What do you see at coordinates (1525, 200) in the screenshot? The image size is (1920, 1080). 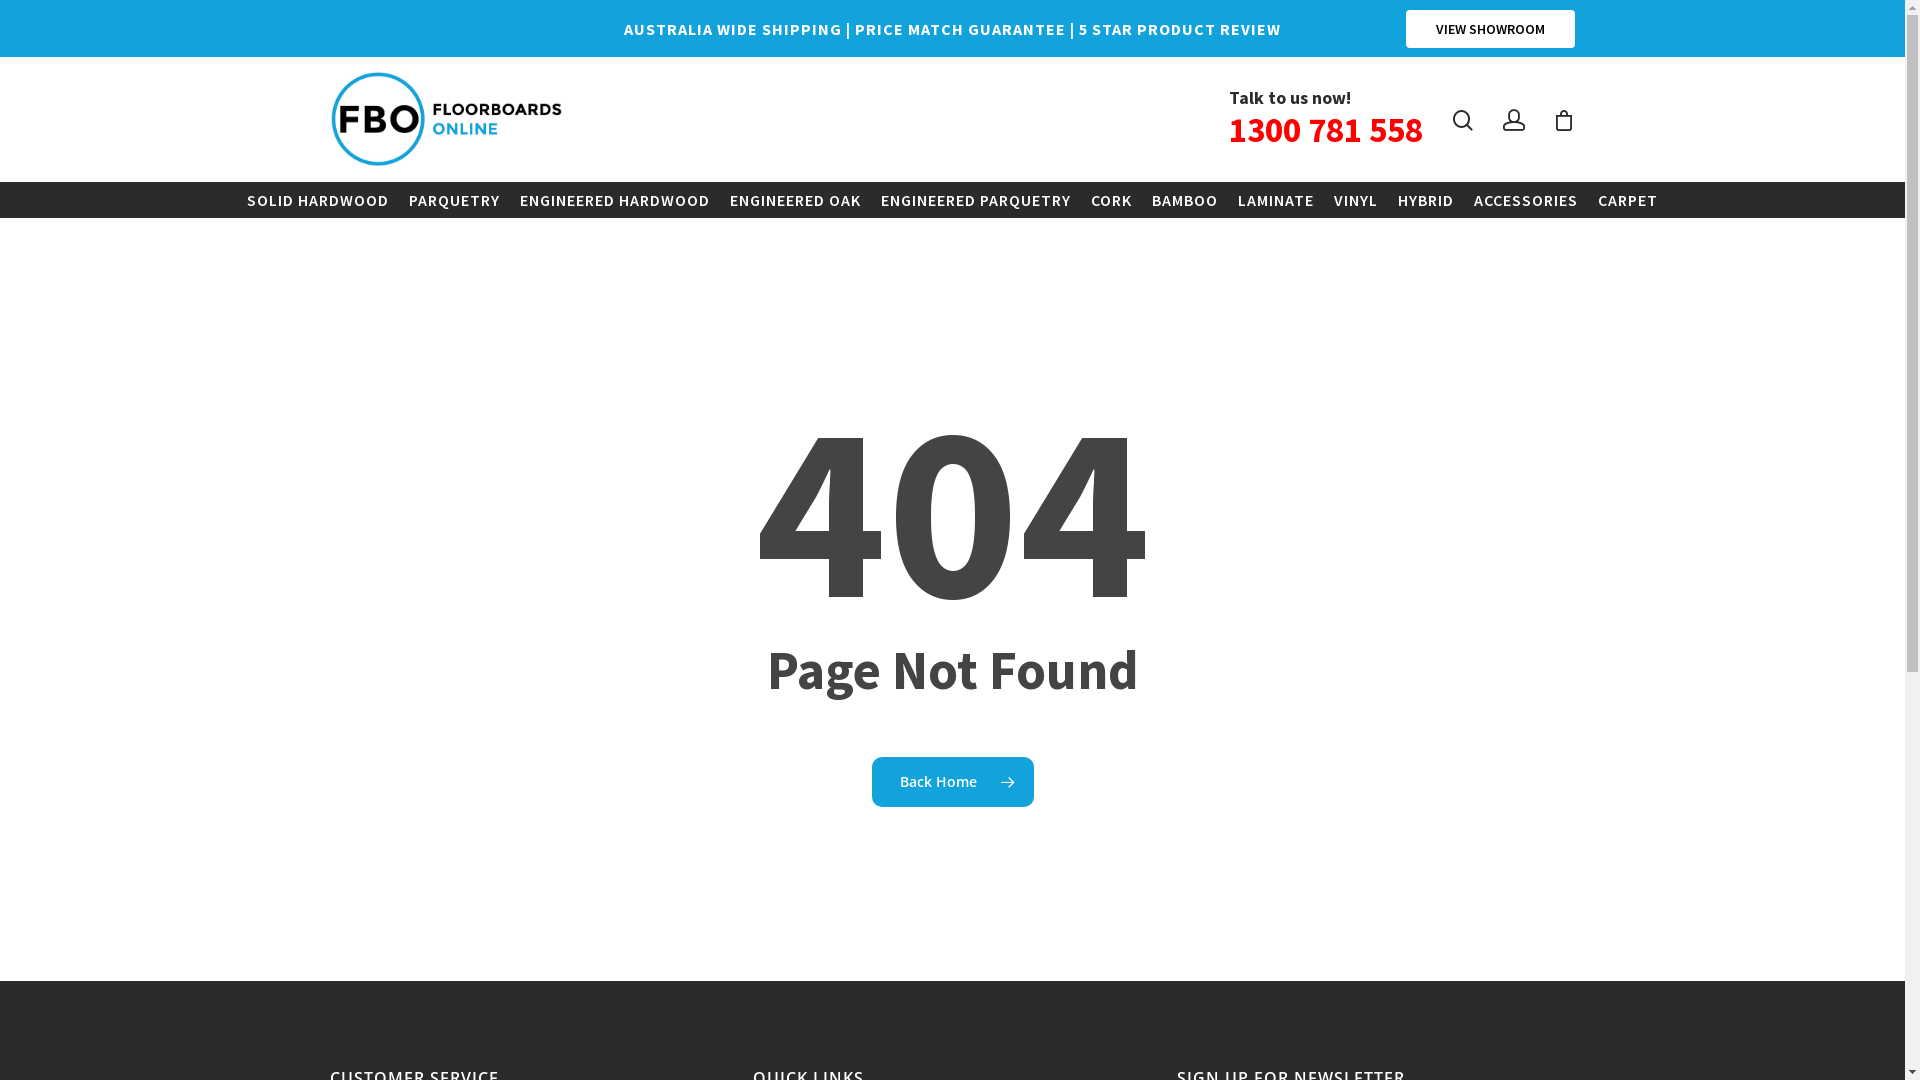 I see `'ACCESSORIES'` at bounding box center [1525, 200].